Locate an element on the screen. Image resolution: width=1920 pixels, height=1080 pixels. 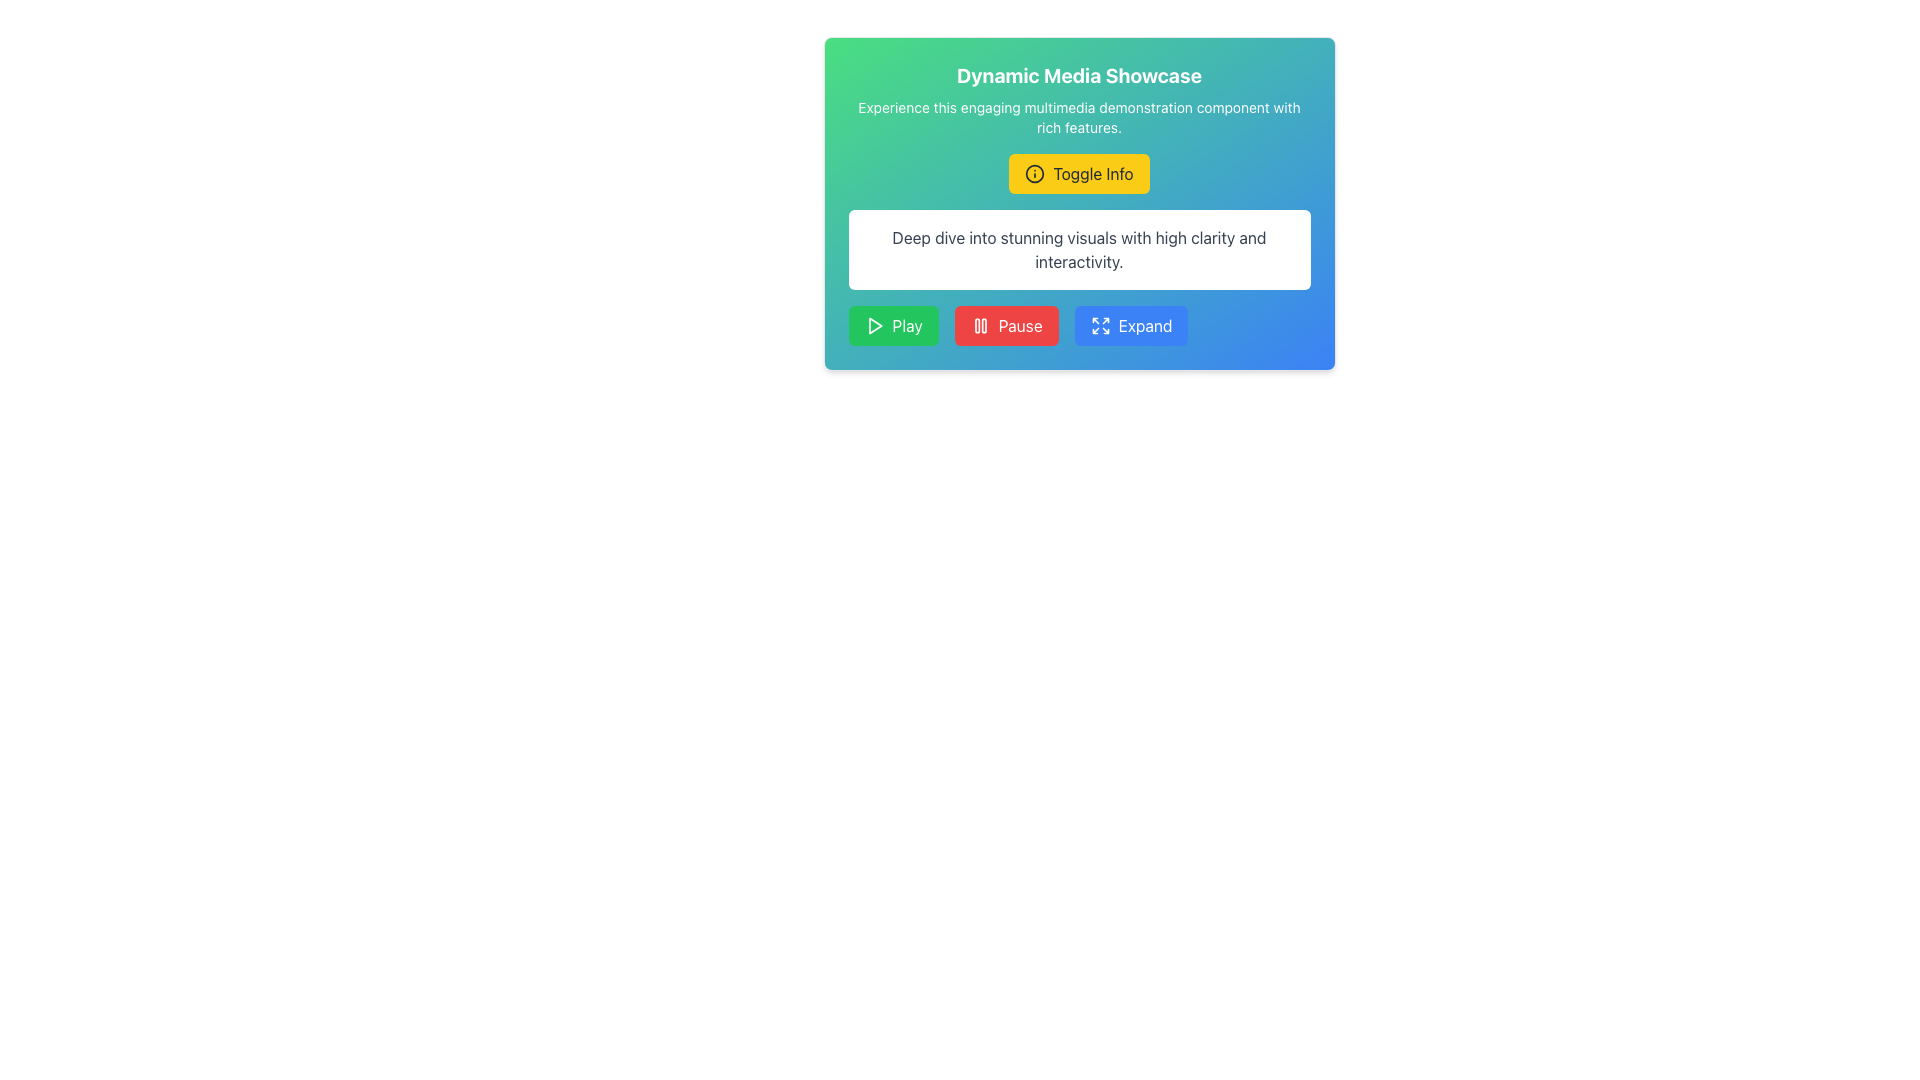
the circular Decorative SVG component located at the center of the 'Toggle Info' button is located at coordinates (1035, 172).